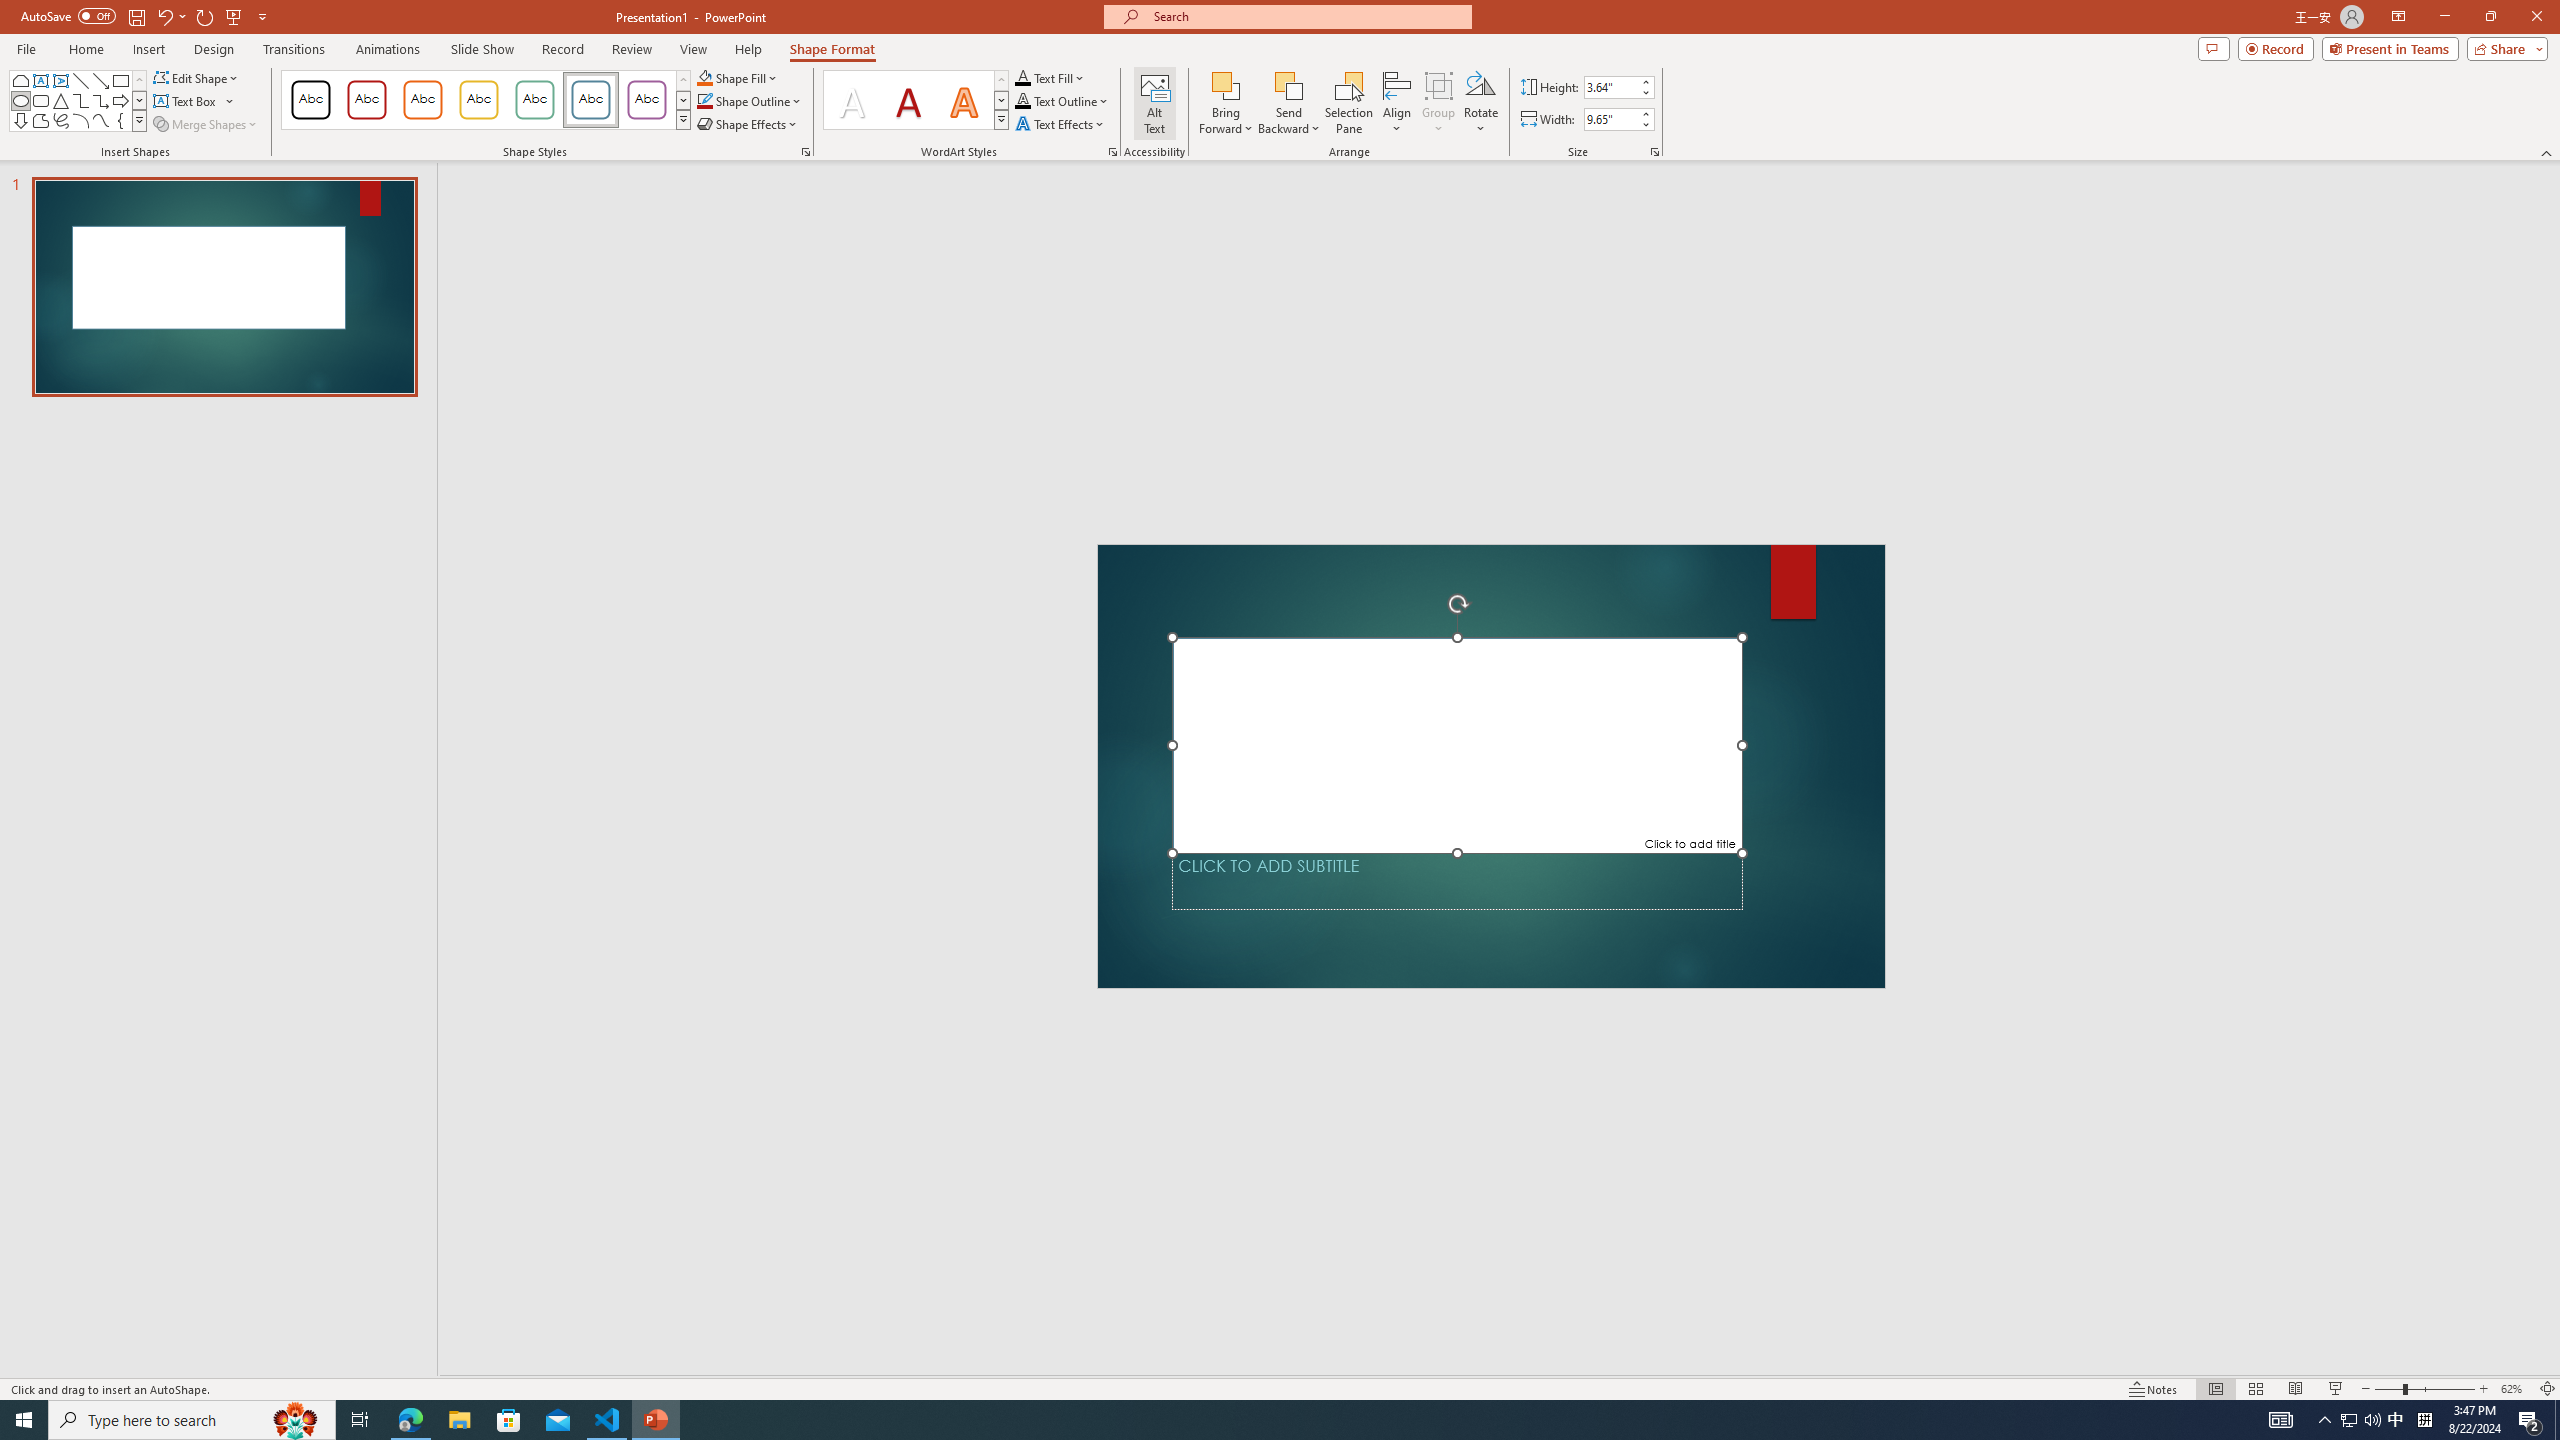 The width and height of the screenshot is (2560, 1440). I want to click on 'Colored Outline - Dark Red, Accent 1', so click(366, 99).